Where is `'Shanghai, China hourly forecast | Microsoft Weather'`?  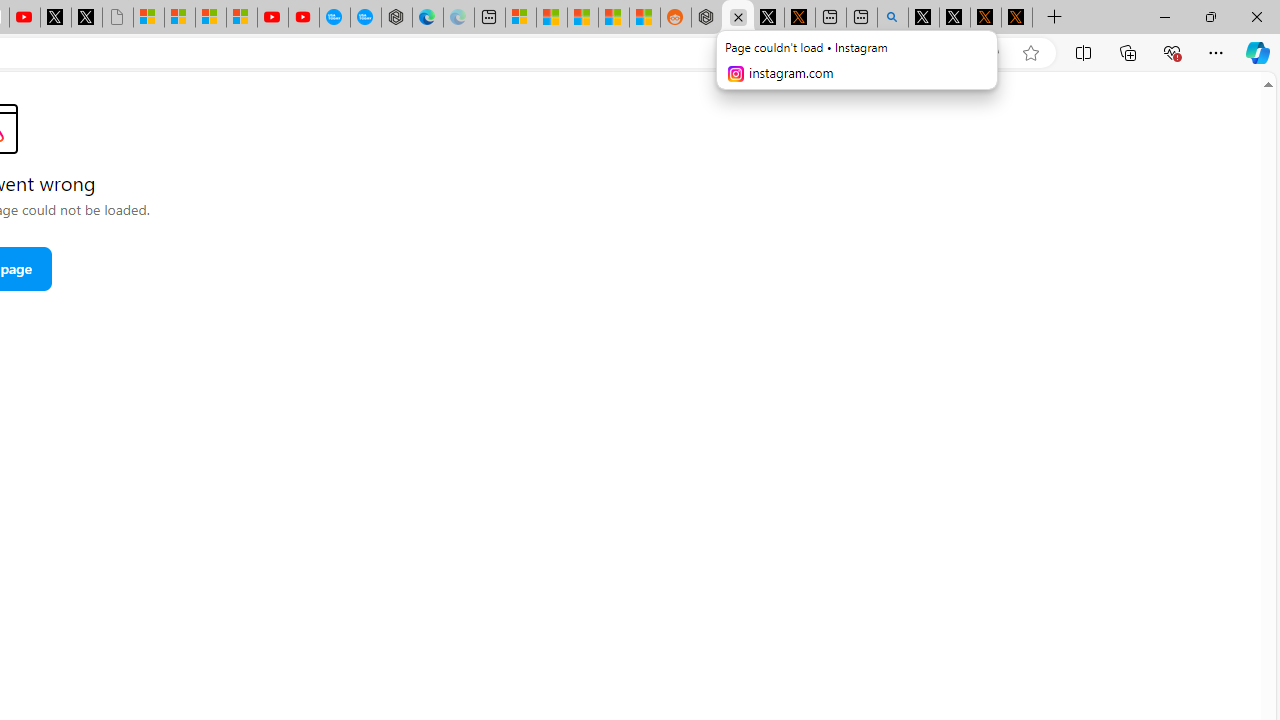 'Shanghai, China hourly forecast | Microsoft Weather' is located at coordinates (582, 17).